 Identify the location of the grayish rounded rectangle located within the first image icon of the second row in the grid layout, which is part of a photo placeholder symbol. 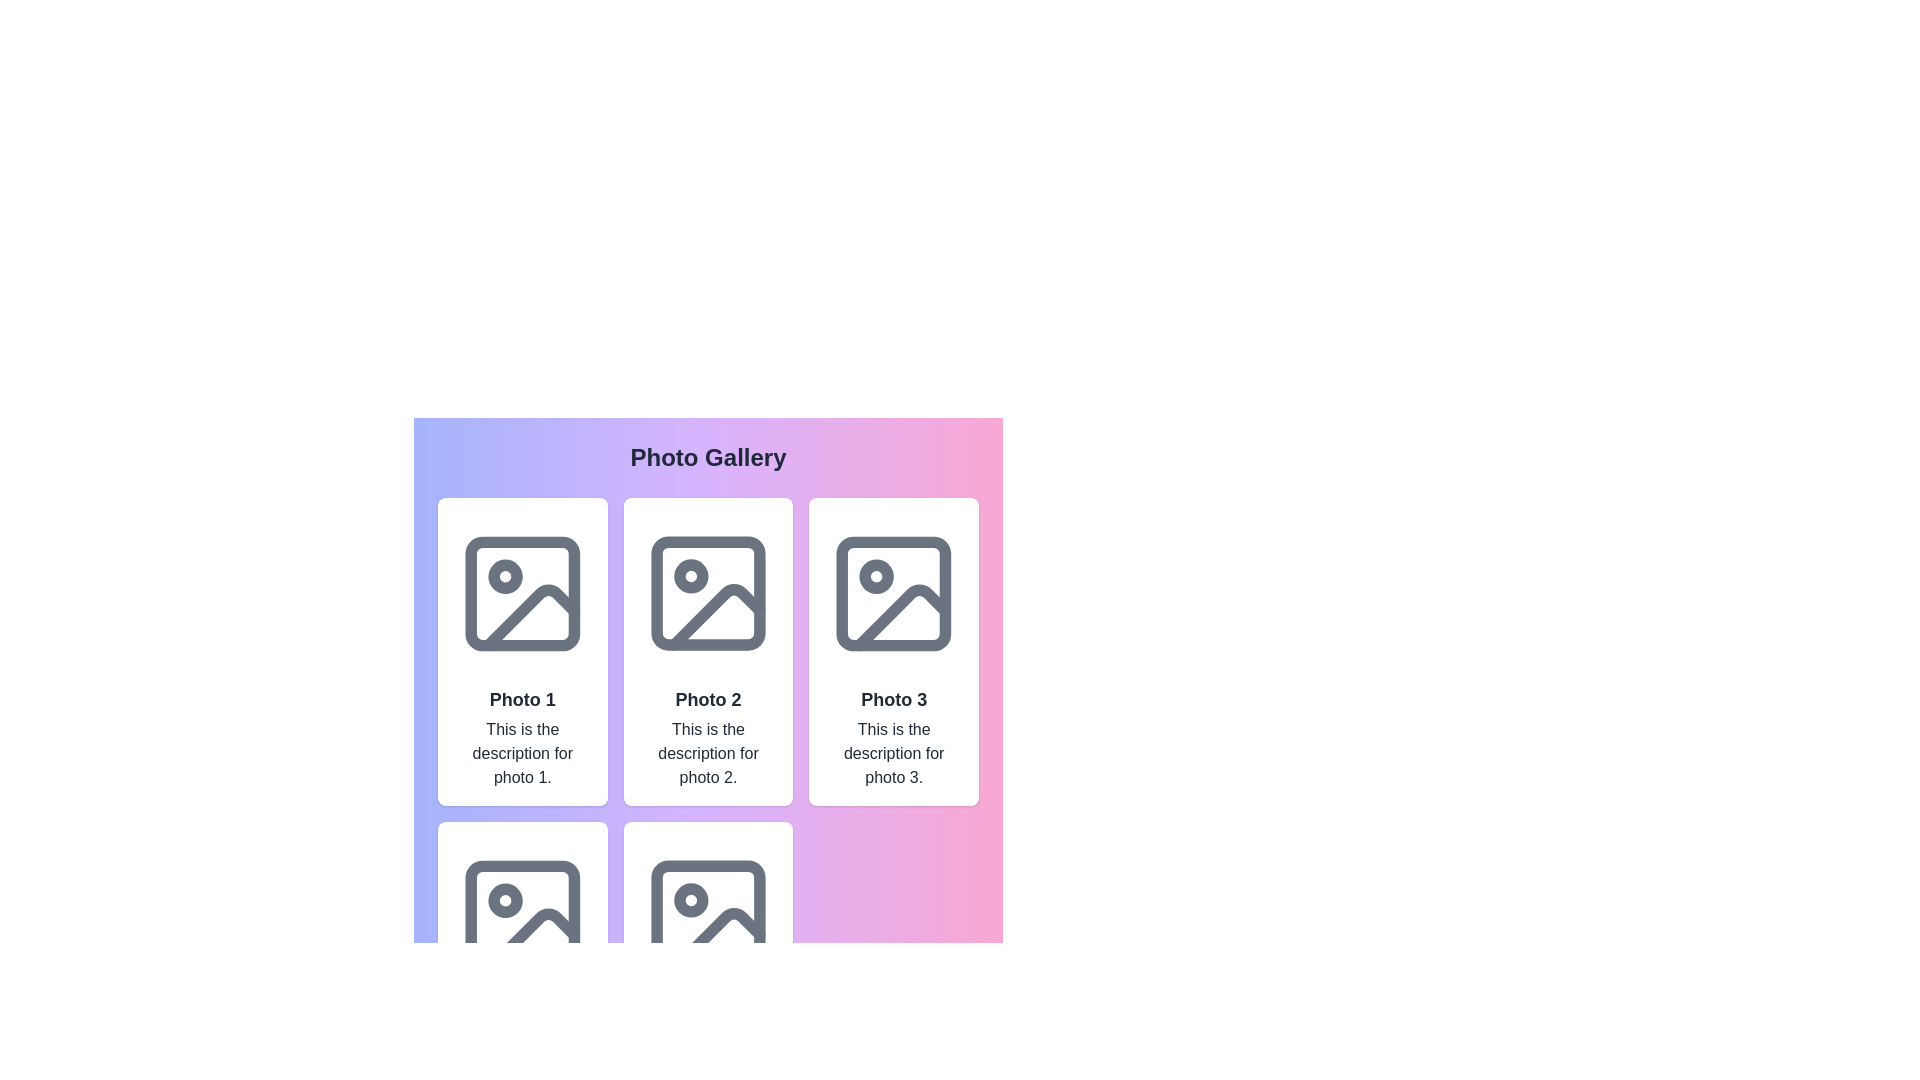
(522, 918).